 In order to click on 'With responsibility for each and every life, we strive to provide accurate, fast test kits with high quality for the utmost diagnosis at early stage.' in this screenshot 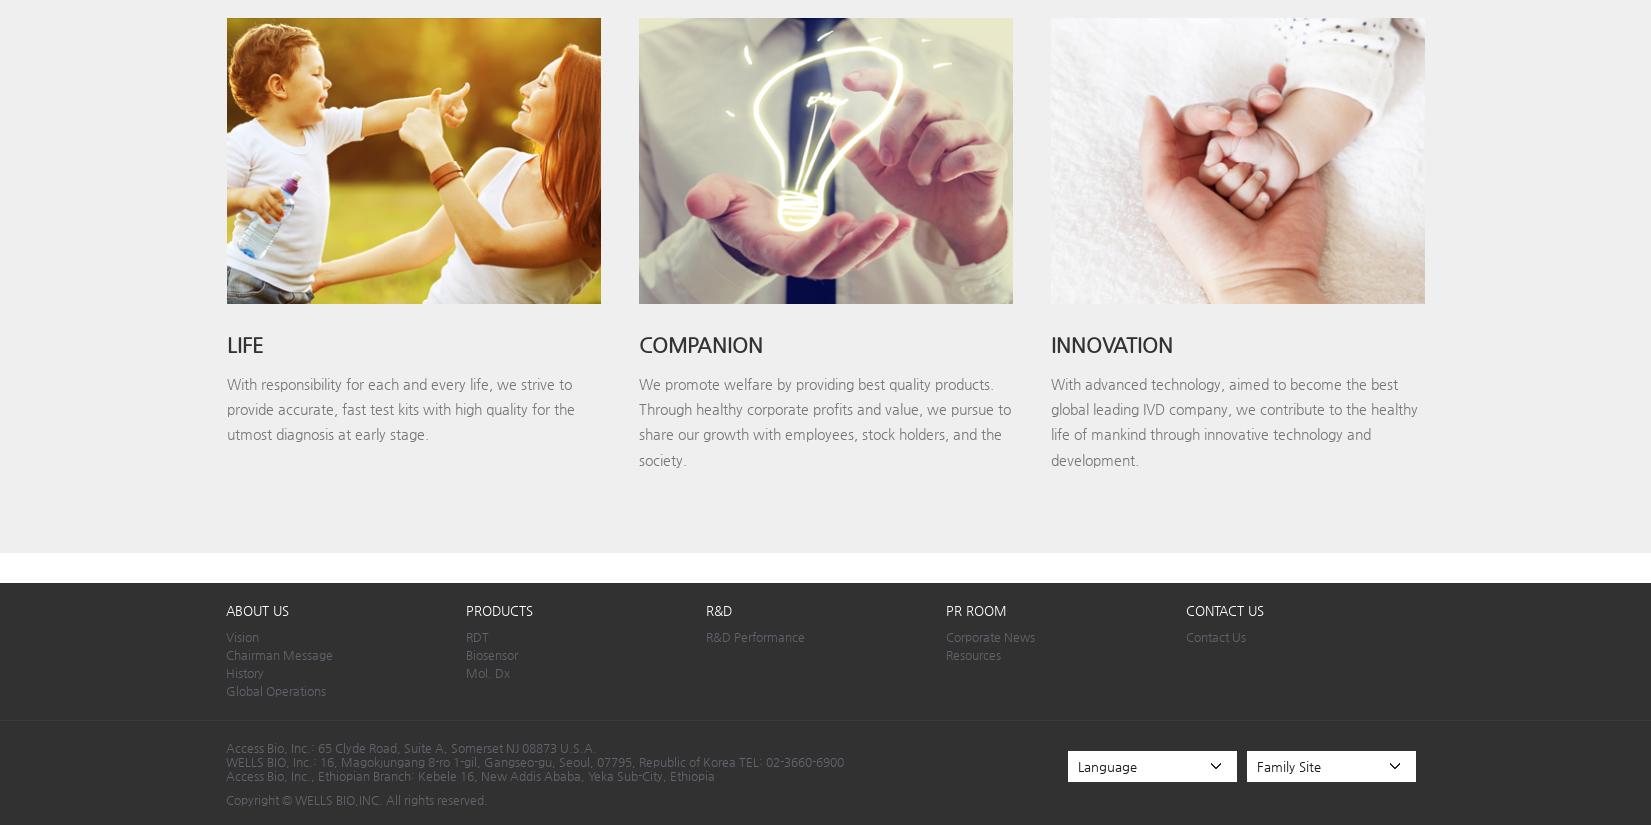, I will do `click(400, 408)`.